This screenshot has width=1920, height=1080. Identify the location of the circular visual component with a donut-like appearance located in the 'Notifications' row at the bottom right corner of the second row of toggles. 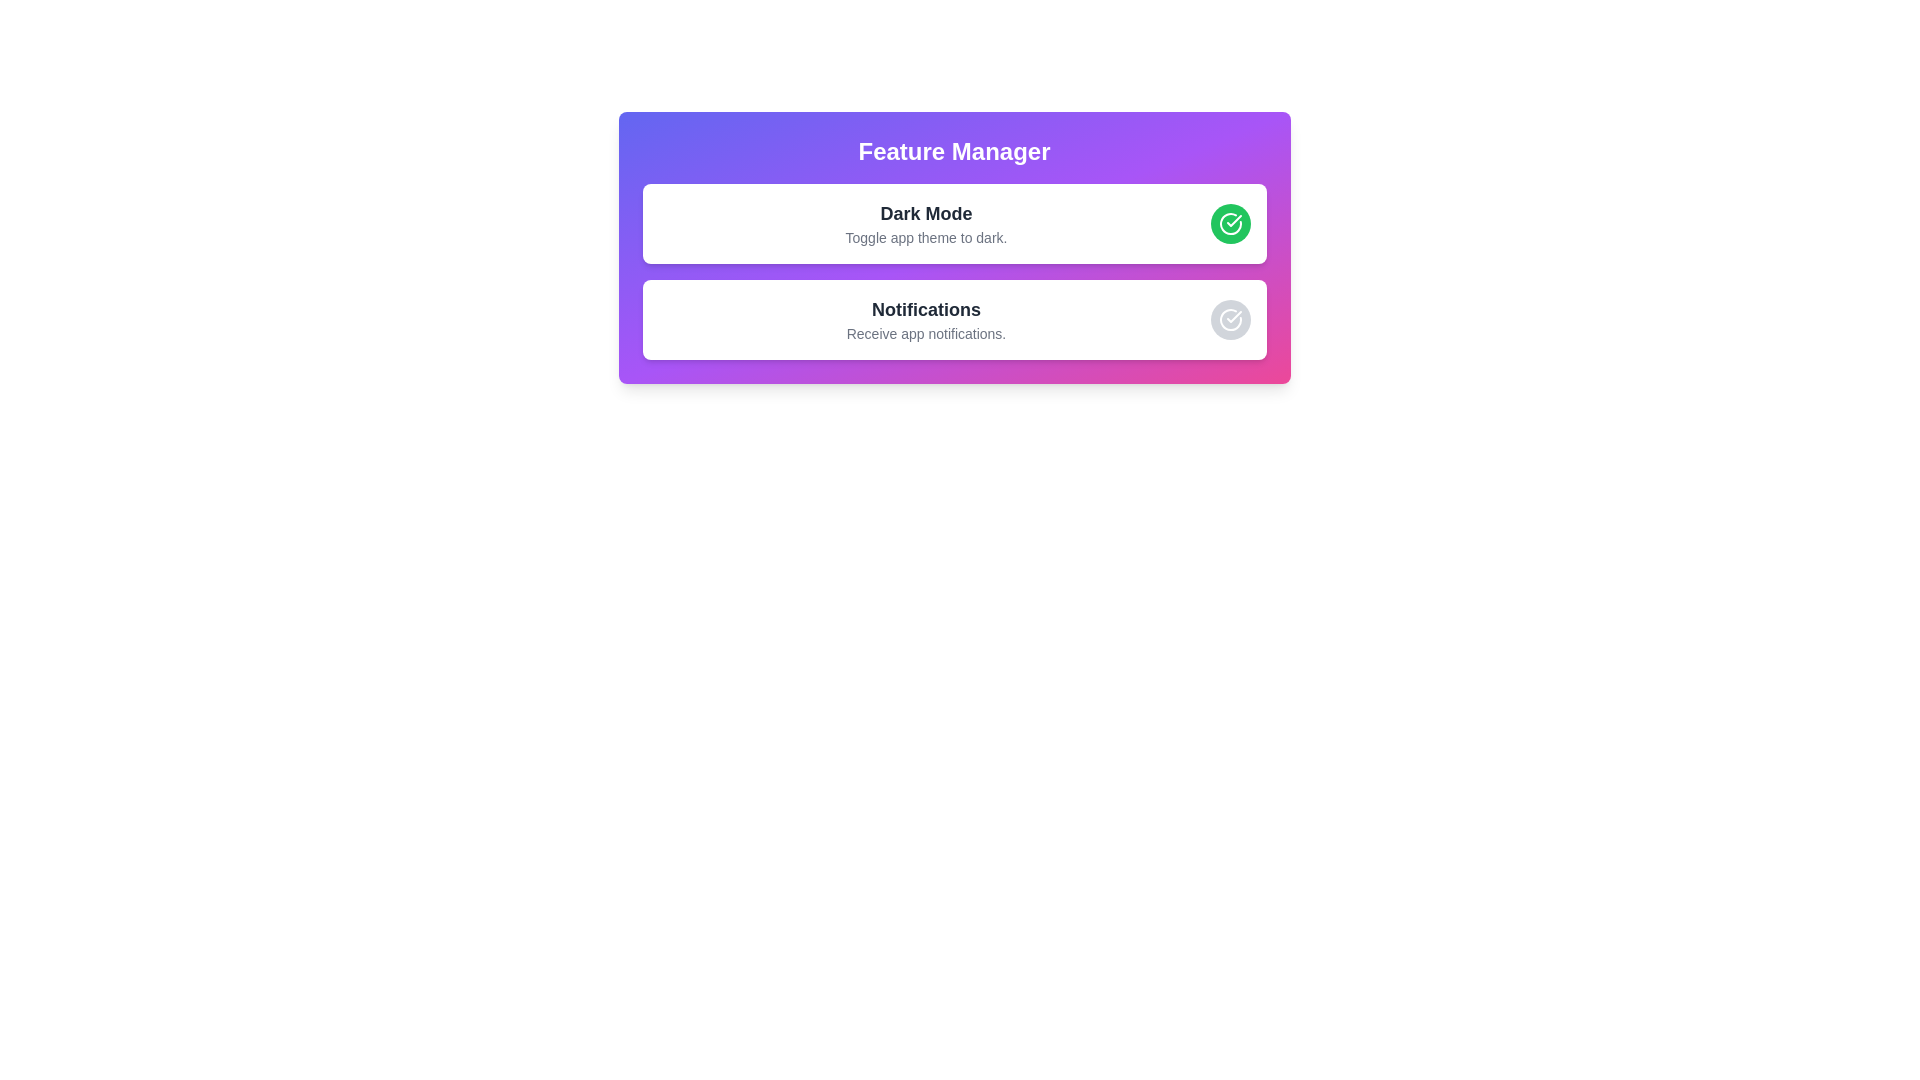
(1229, 319).